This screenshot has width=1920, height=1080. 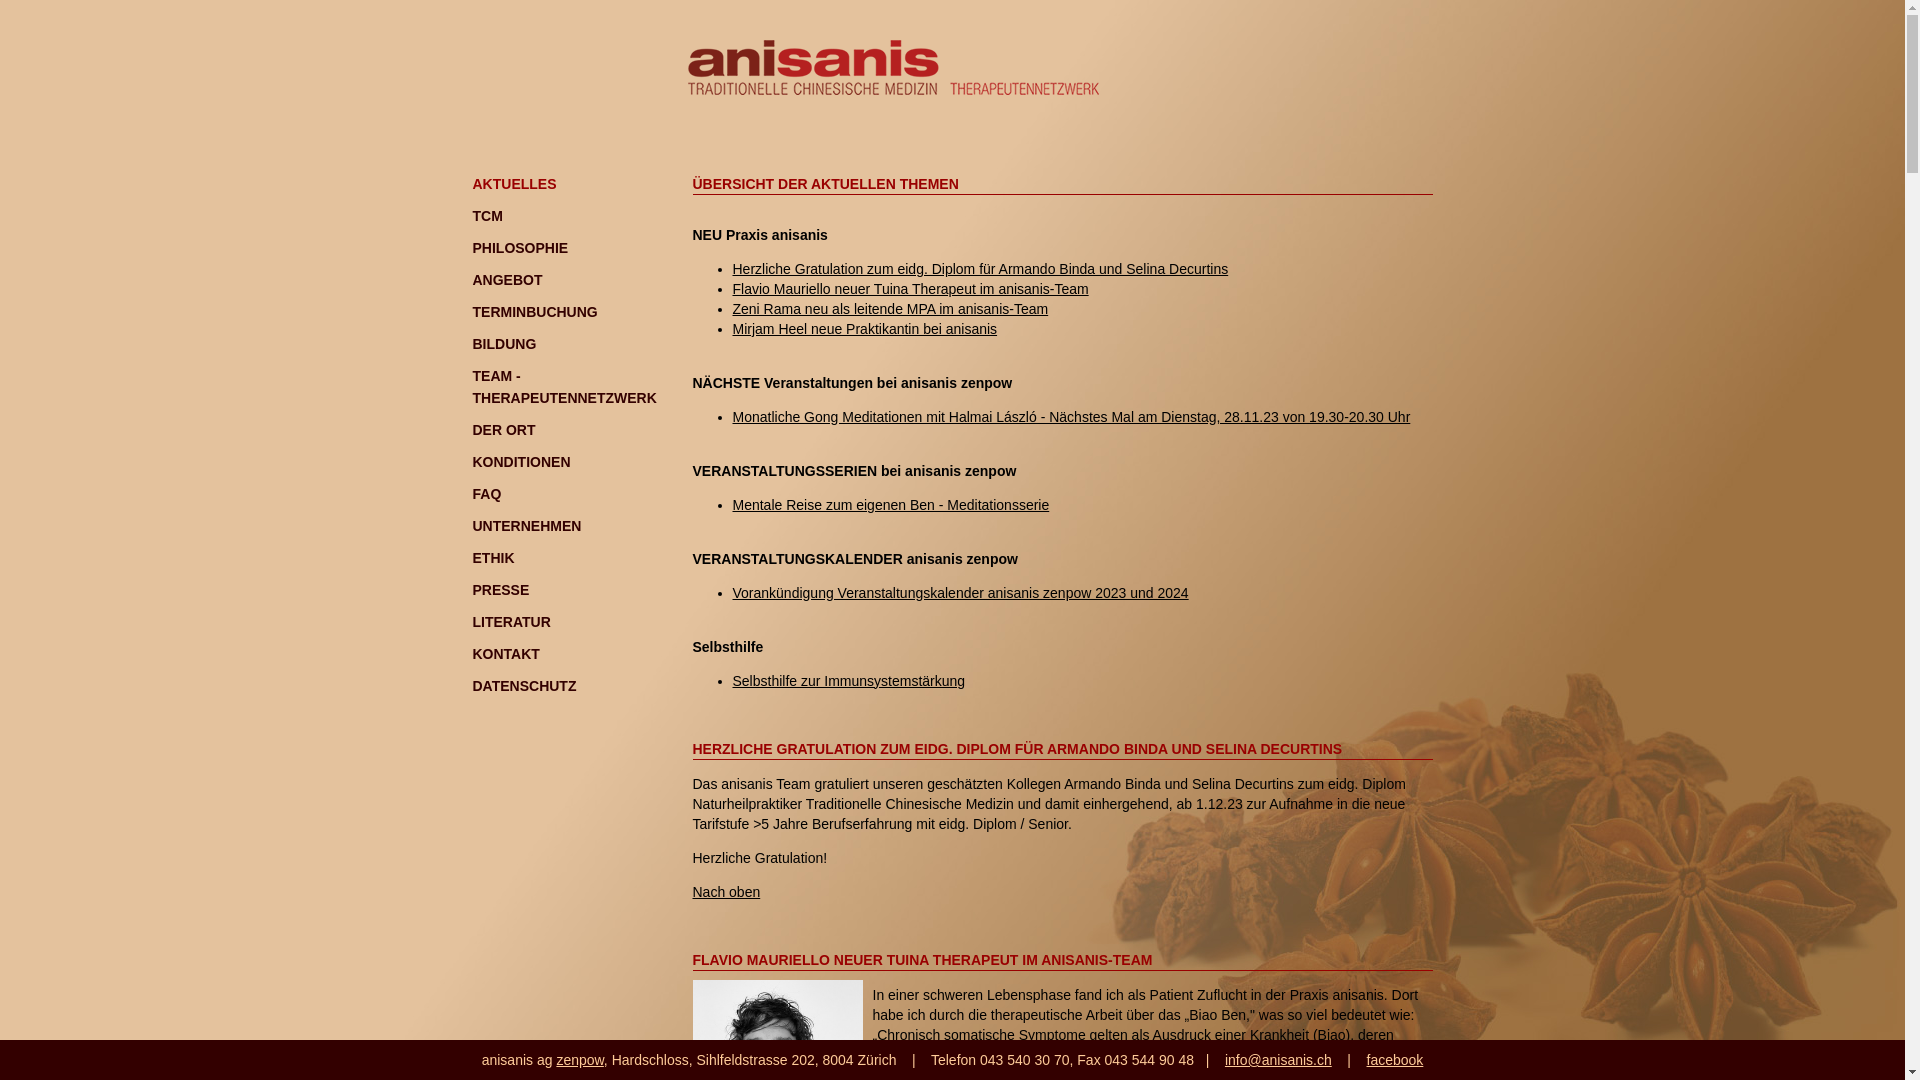 I want to click on 'facebook', so click(x=1394, y=1059).